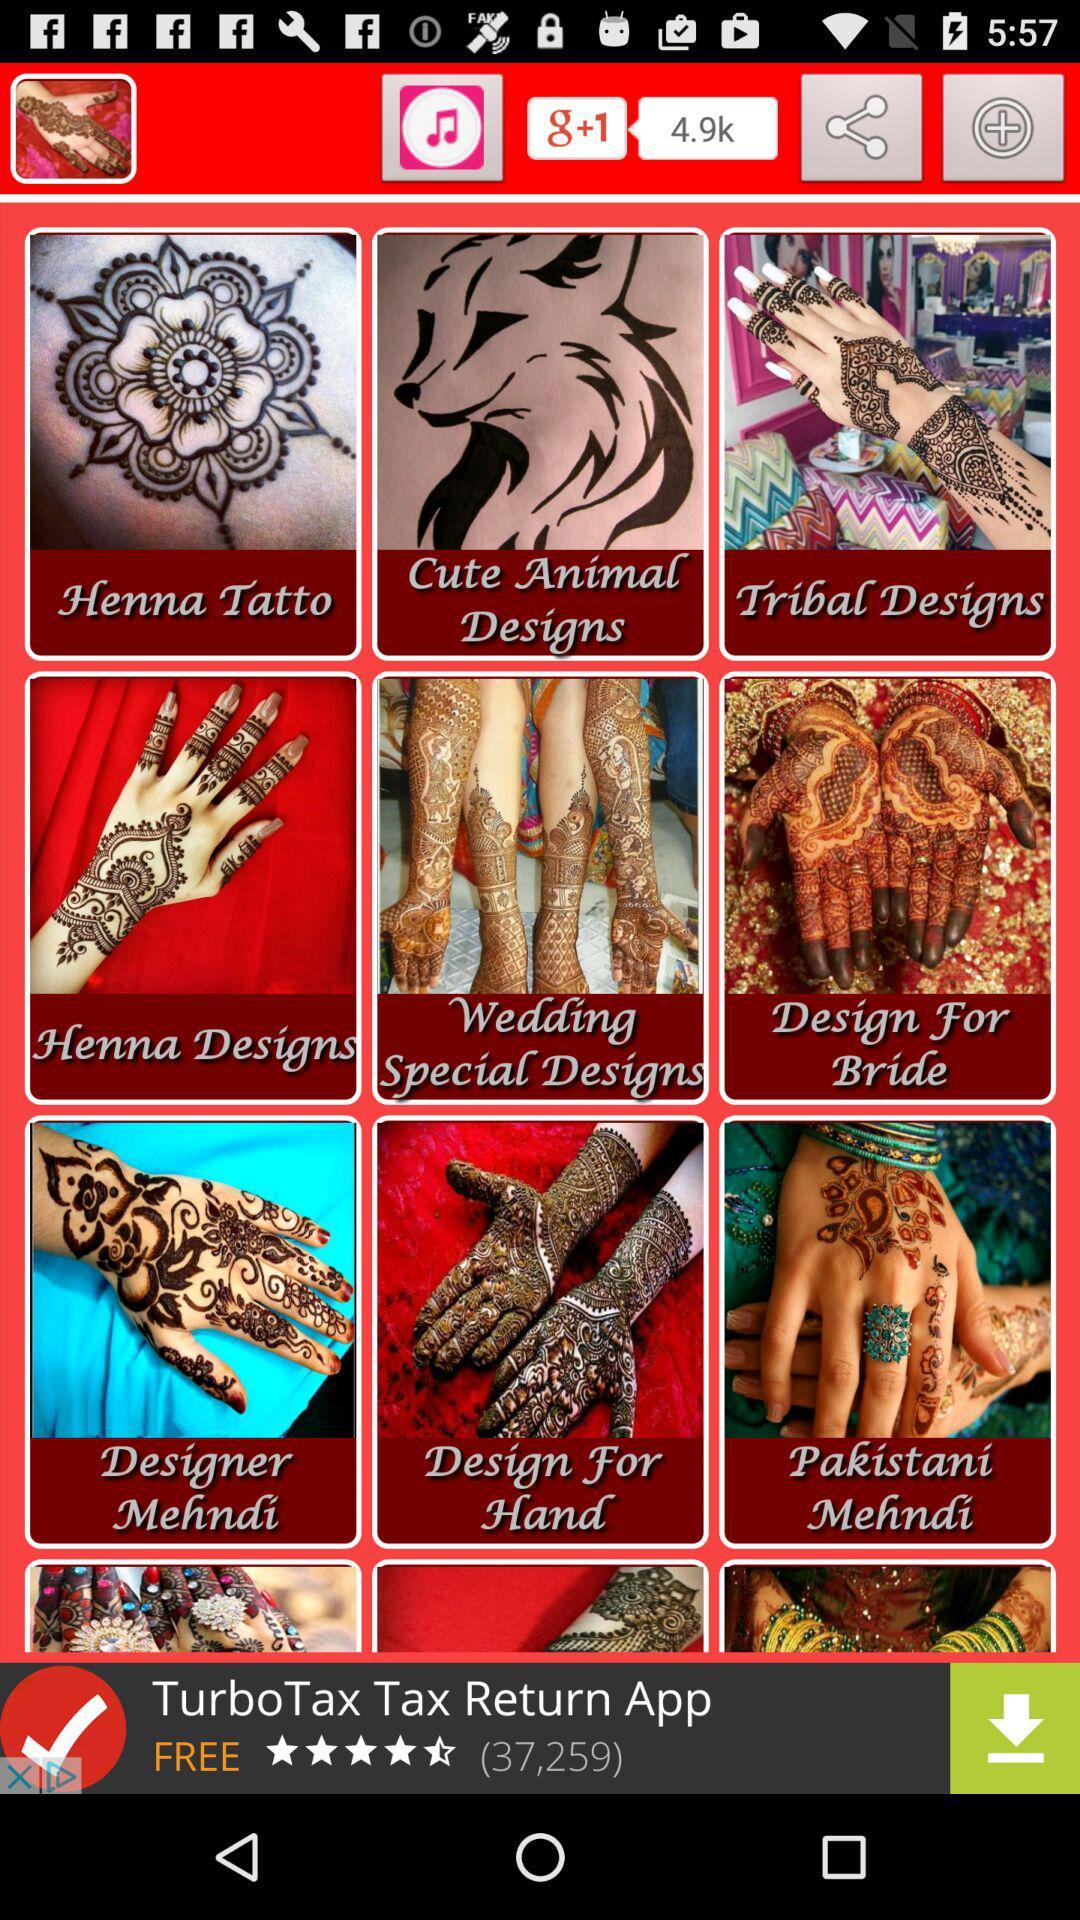  Describe the element at coordinates (861, 131) in the screenshot. I see `share this` at that location.